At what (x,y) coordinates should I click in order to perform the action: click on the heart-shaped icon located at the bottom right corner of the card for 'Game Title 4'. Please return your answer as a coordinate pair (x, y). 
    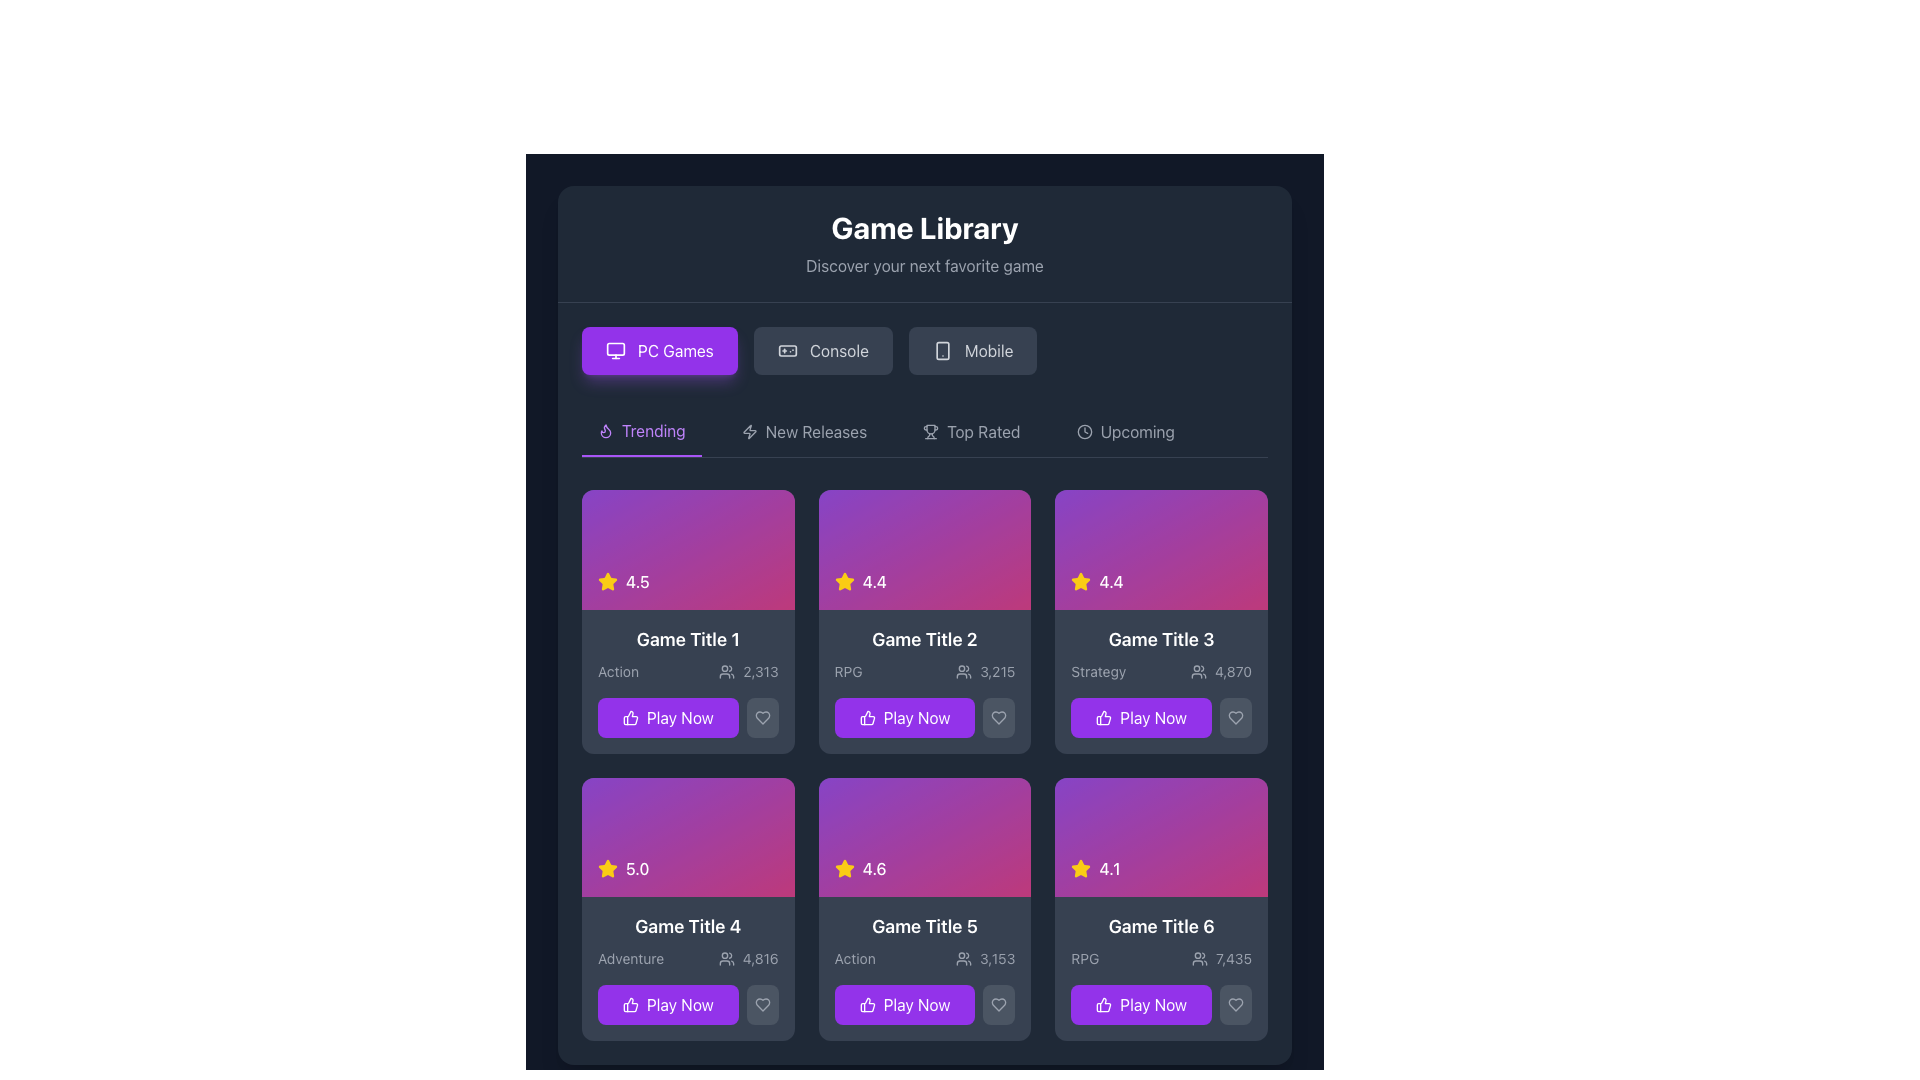
    Looking at the image, I should click on (761, 1005).